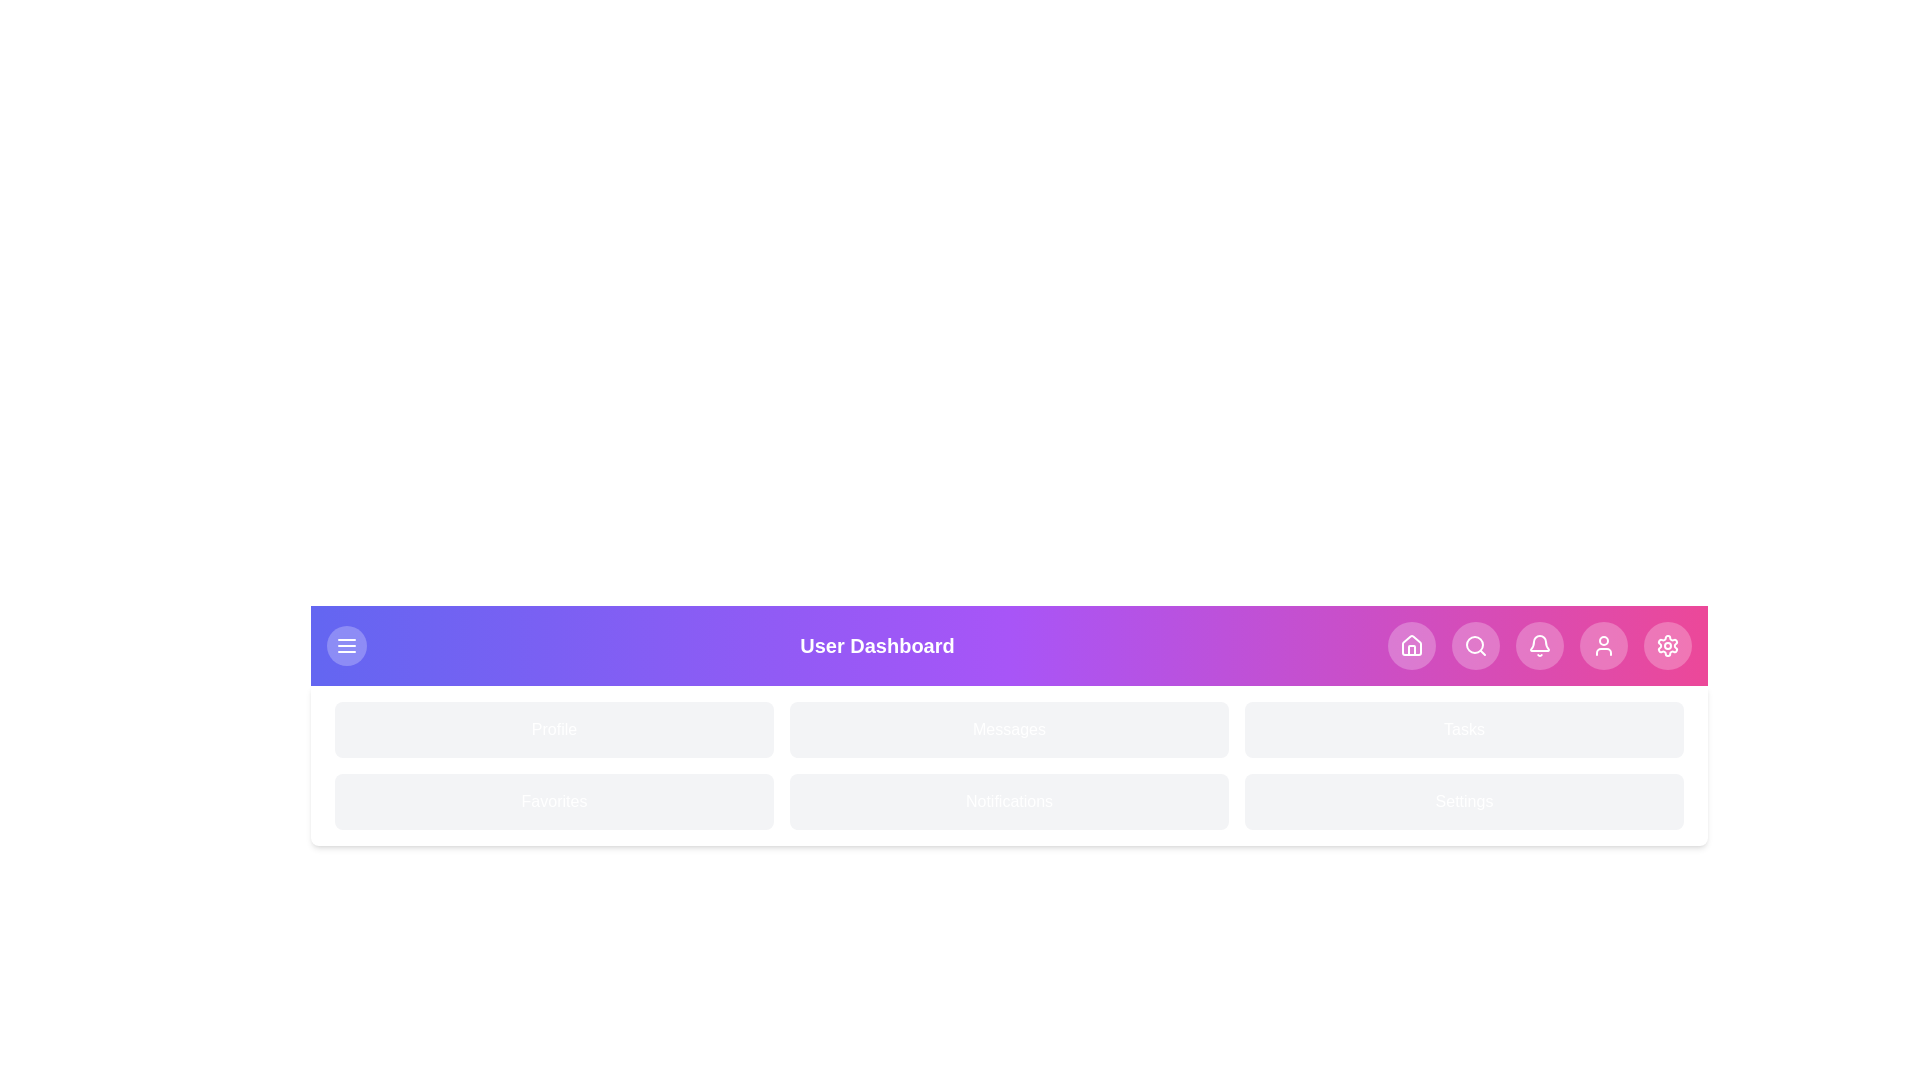  What do you see at coordinates (877, 645) in the screenshot?
I see `the 'User Dashboard' title text` at bounding box center [877, 645].